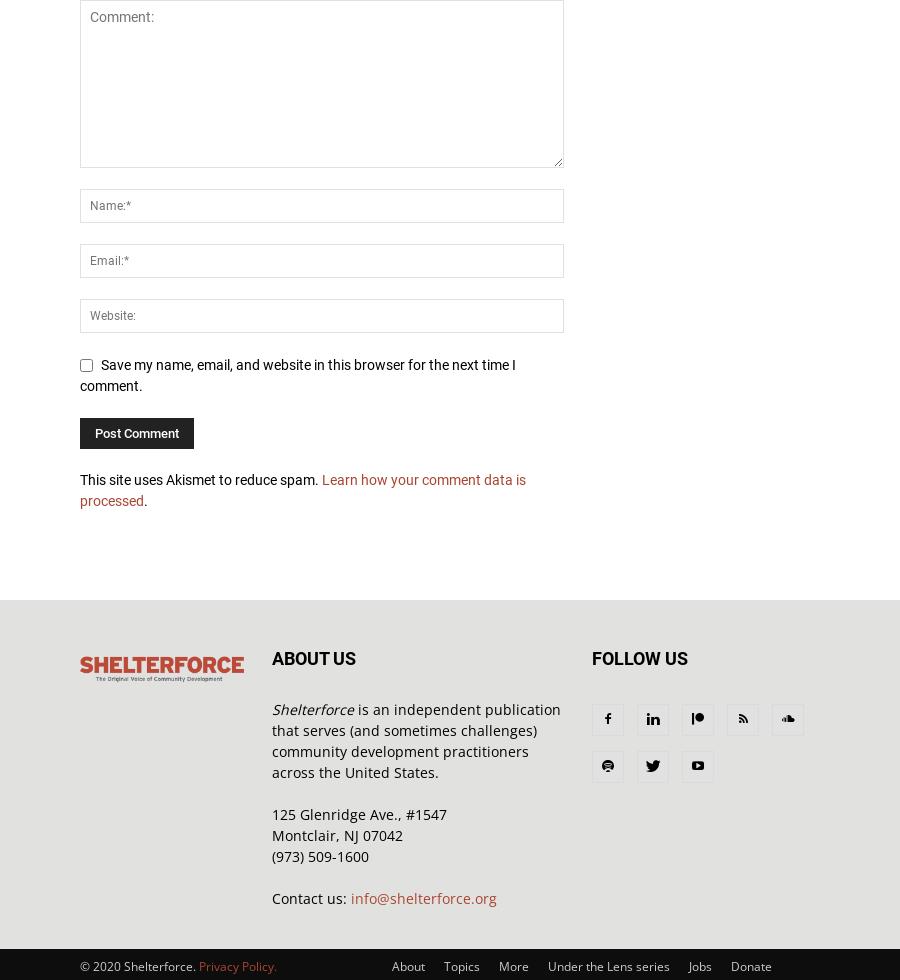 This screenshot has width=900, height=980. What do you see at coordinates (319, 856) in the screenshot?
I see `'(973) 509-1600'` at bounding box center [319, 856].